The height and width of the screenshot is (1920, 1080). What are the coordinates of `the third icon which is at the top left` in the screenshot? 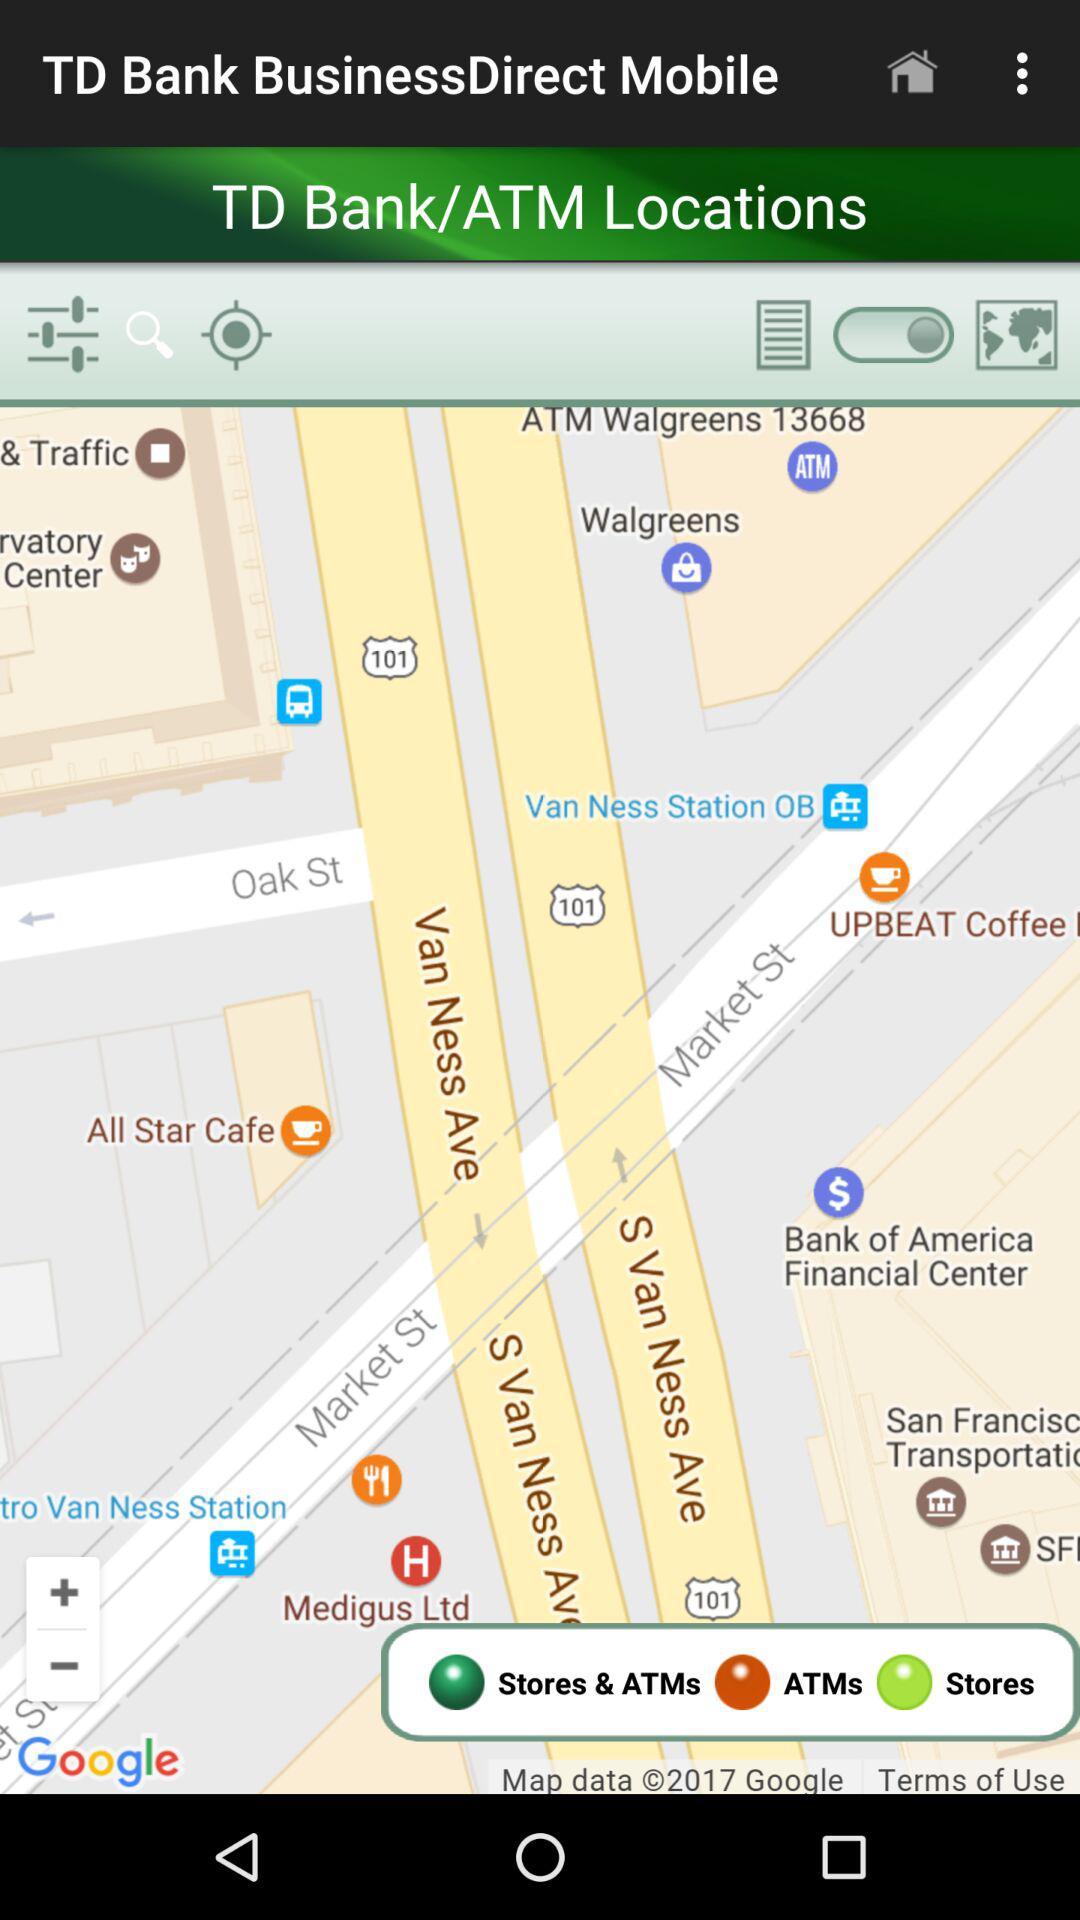 It's located at (234, 335).